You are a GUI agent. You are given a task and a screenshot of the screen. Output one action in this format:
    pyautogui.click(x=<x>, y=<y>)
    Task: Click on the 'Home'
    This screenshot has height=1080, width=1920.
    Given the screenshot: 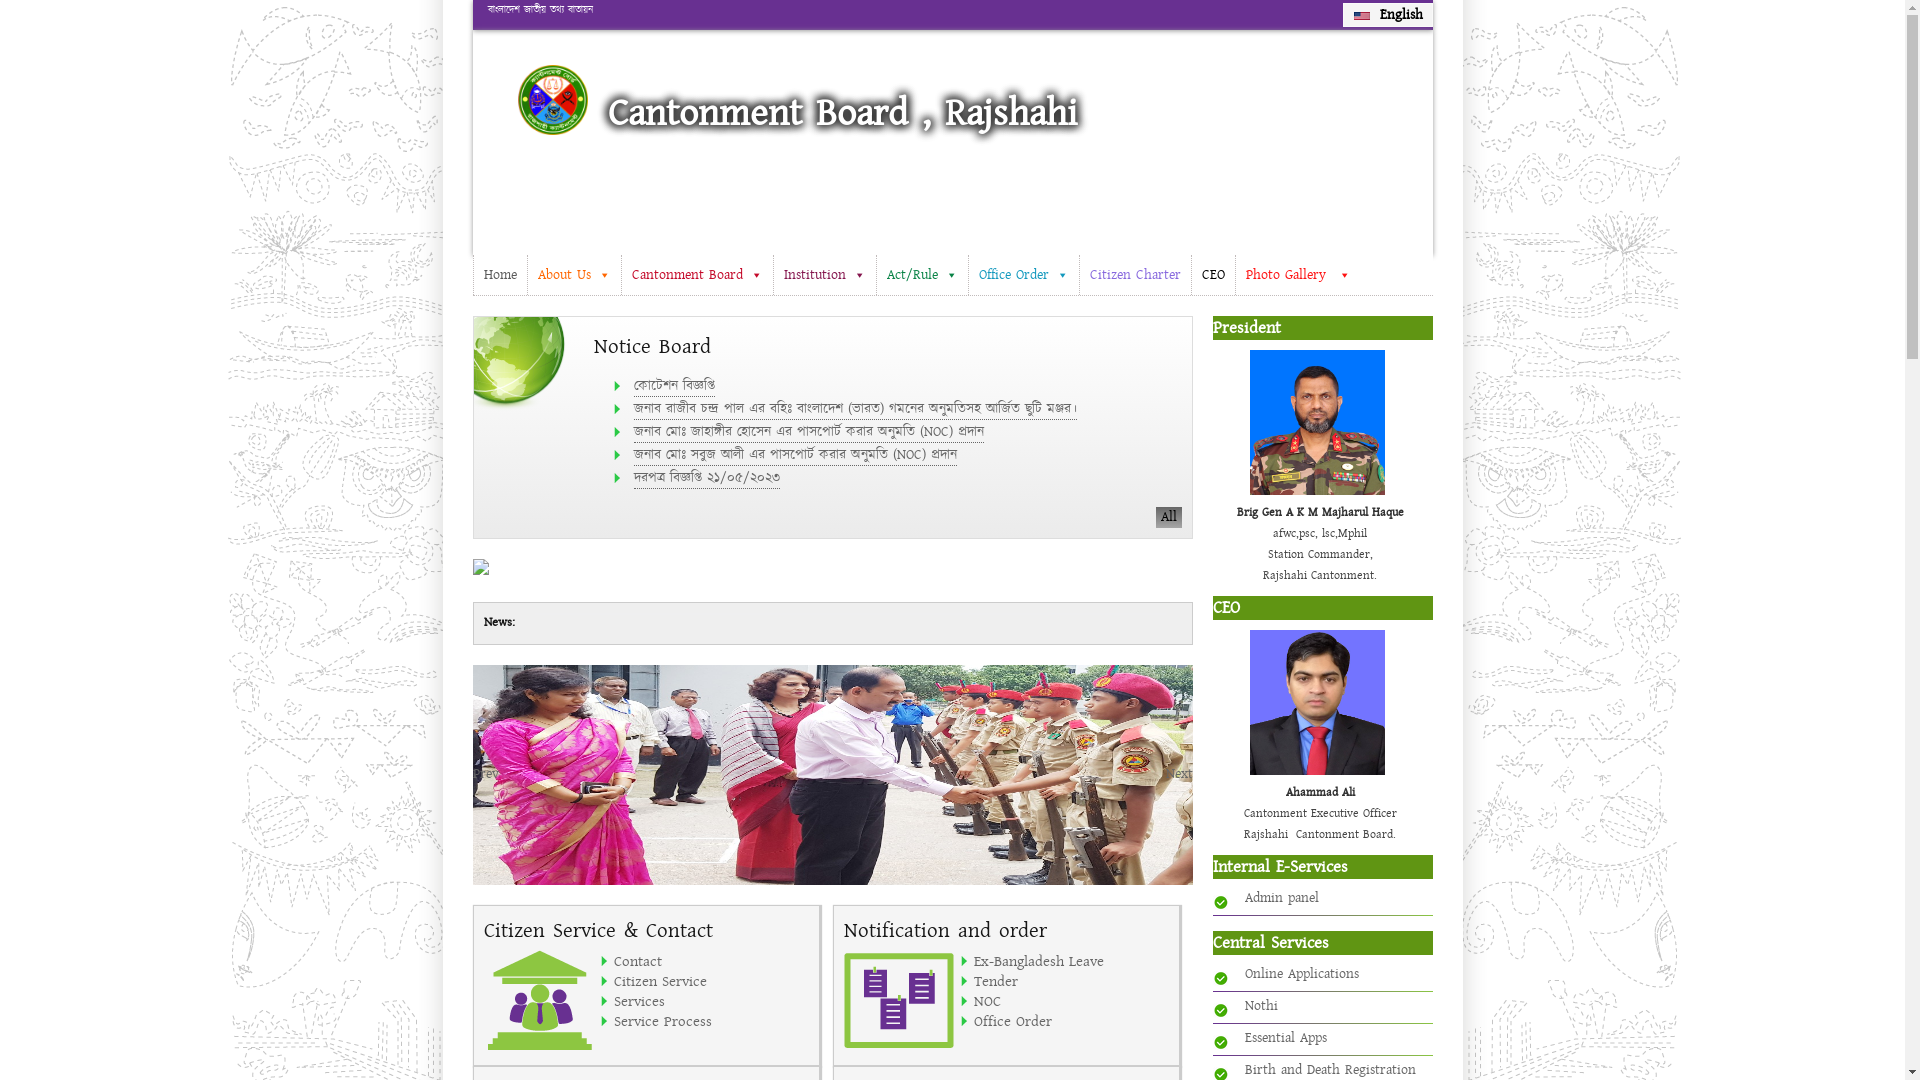 What is the action you would take?
    pyautogui.click(x=499, y=274)
    